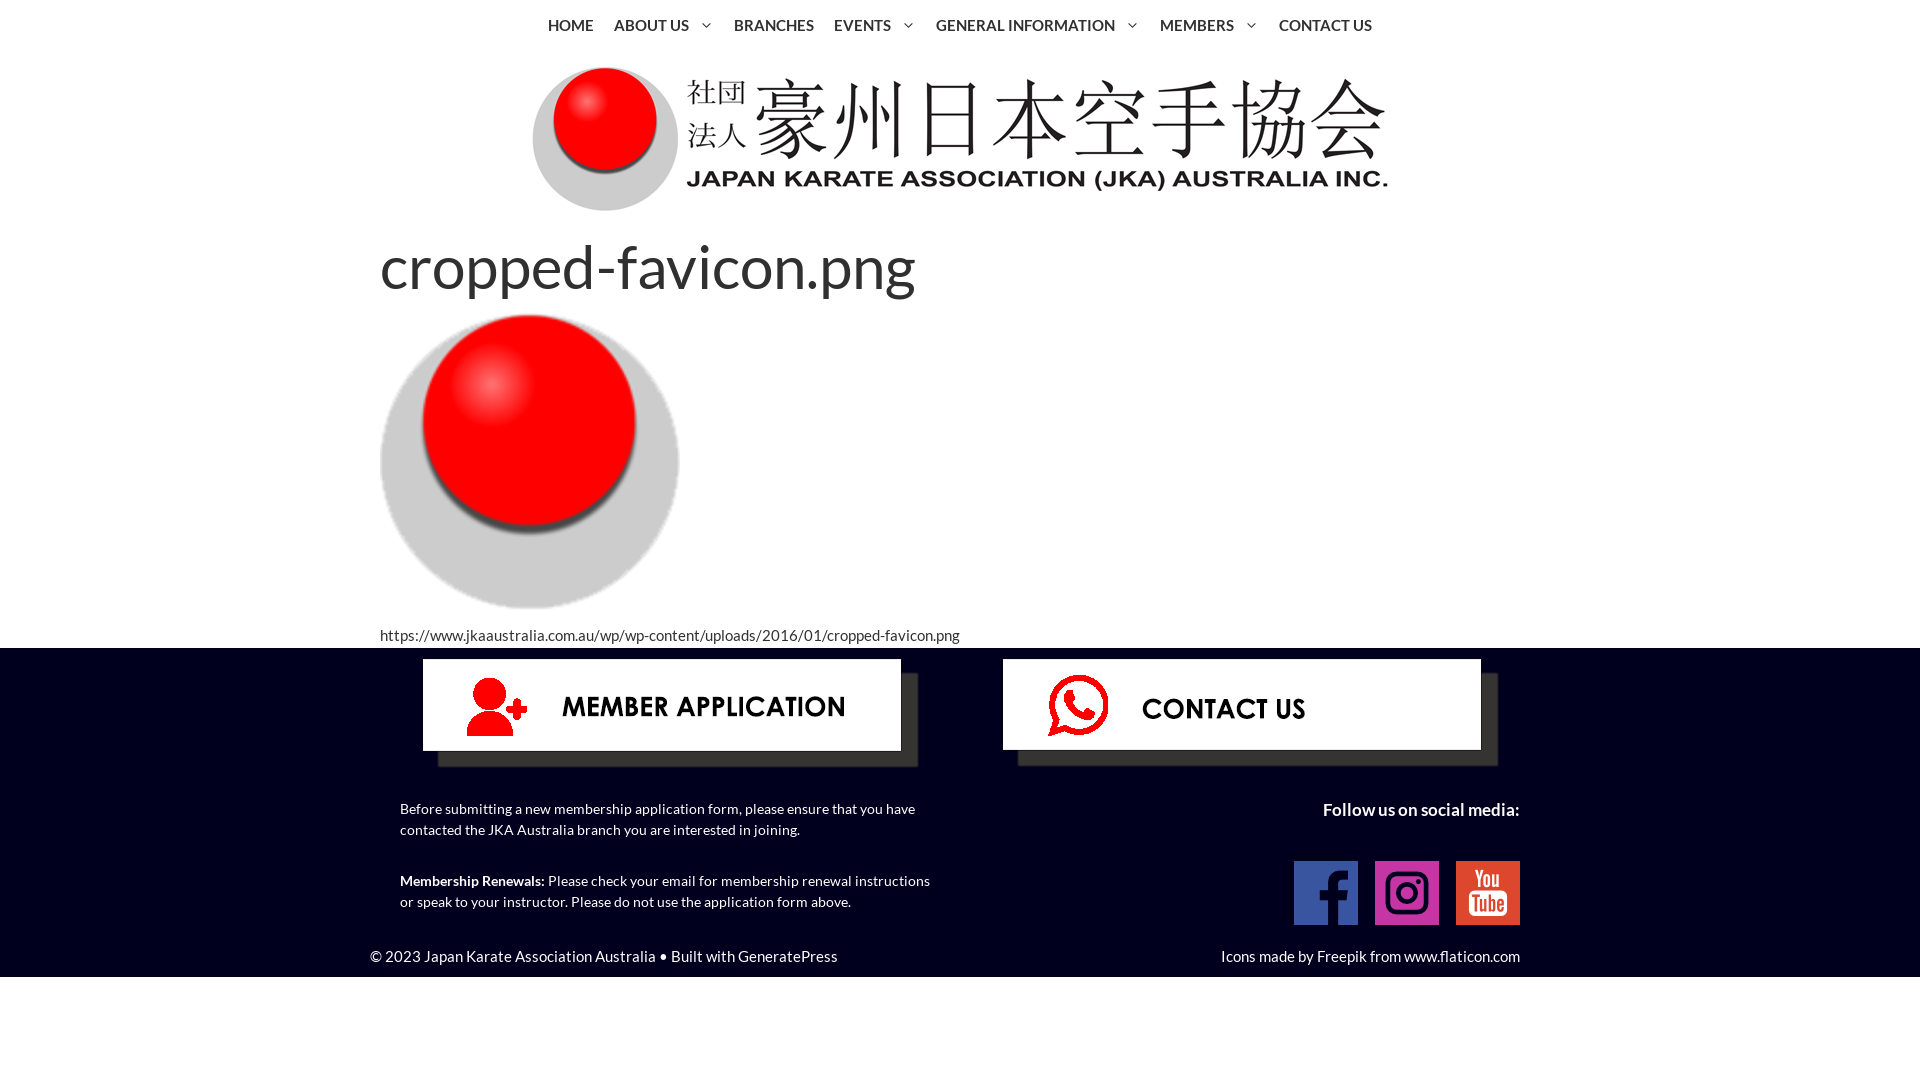 This screenshot has height=1080, width=1920. What do you see at coordinates (1208, 24) in the screenshot?
I see `'MEMBERS'` at bounding box center [1208, 24].